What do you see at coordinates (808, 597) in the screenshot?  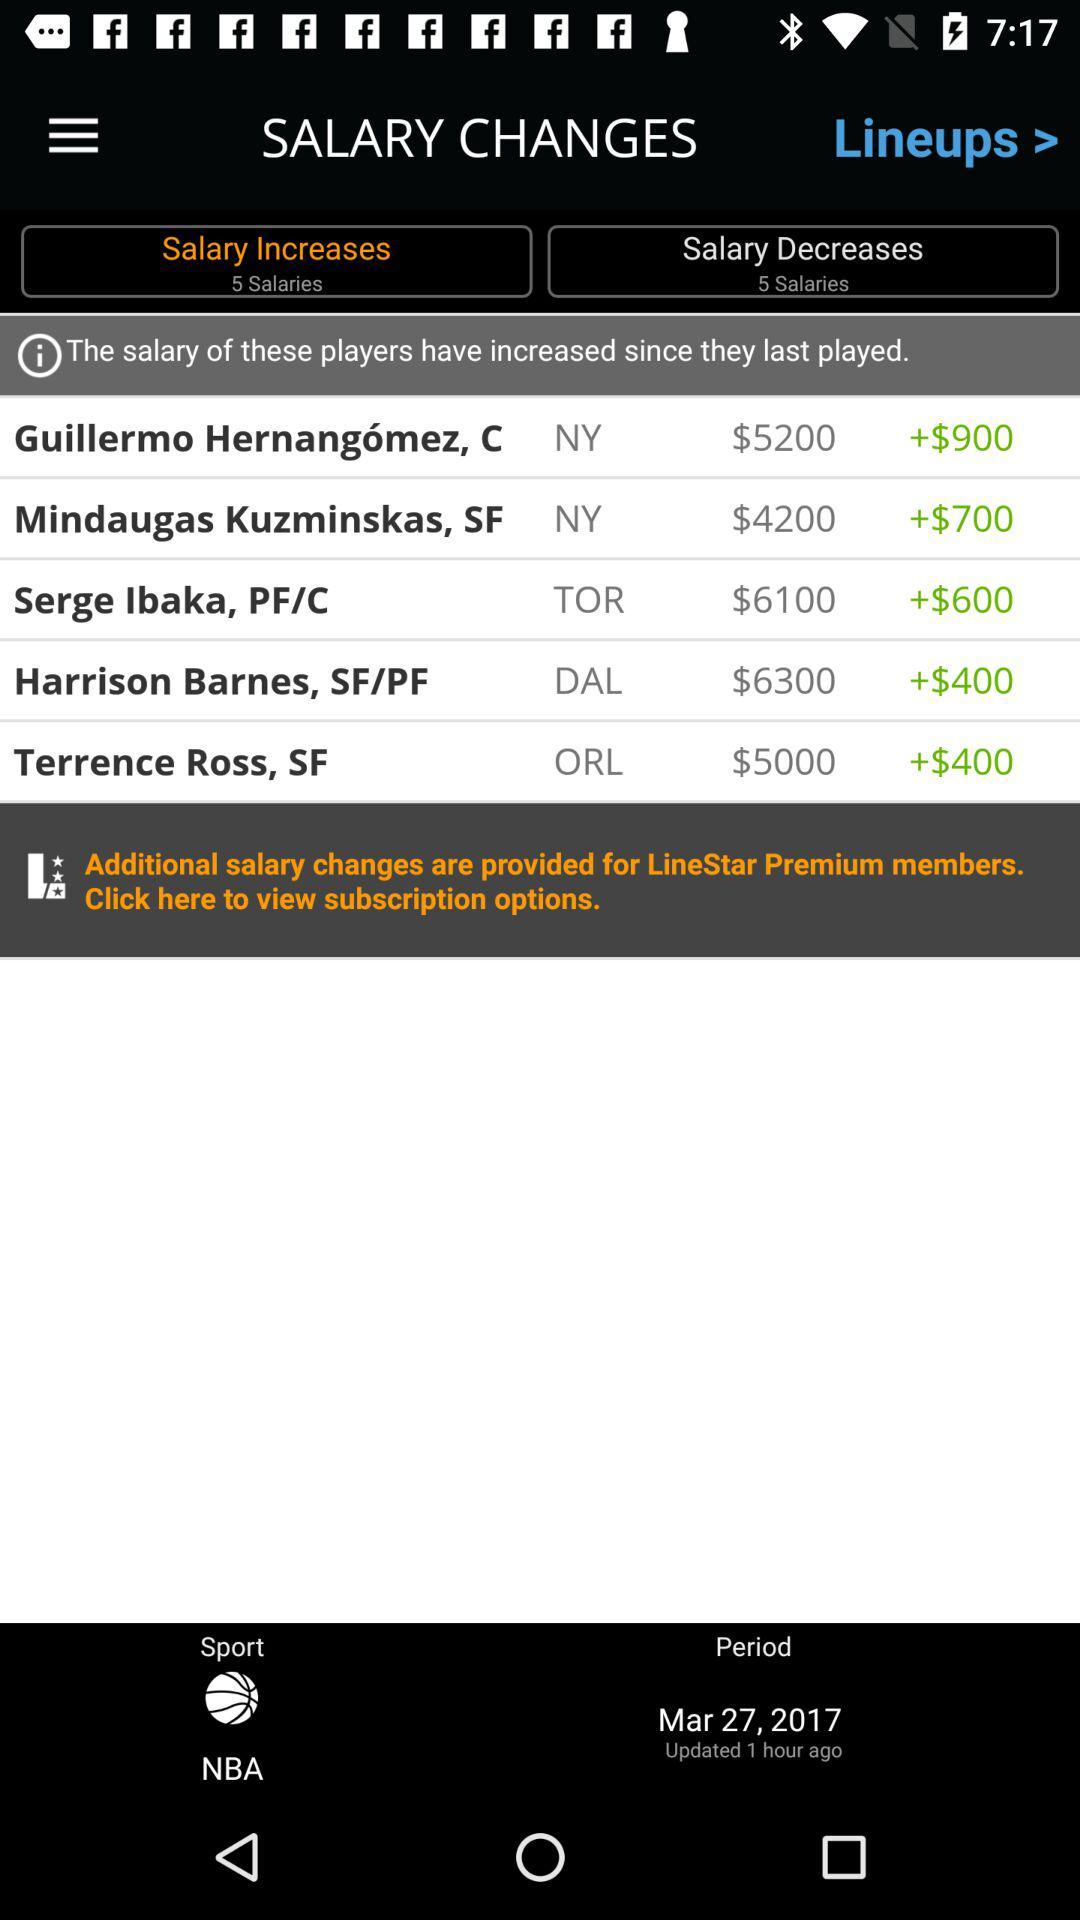 I see `icon next to tor item` at bounding box center [808, 597].